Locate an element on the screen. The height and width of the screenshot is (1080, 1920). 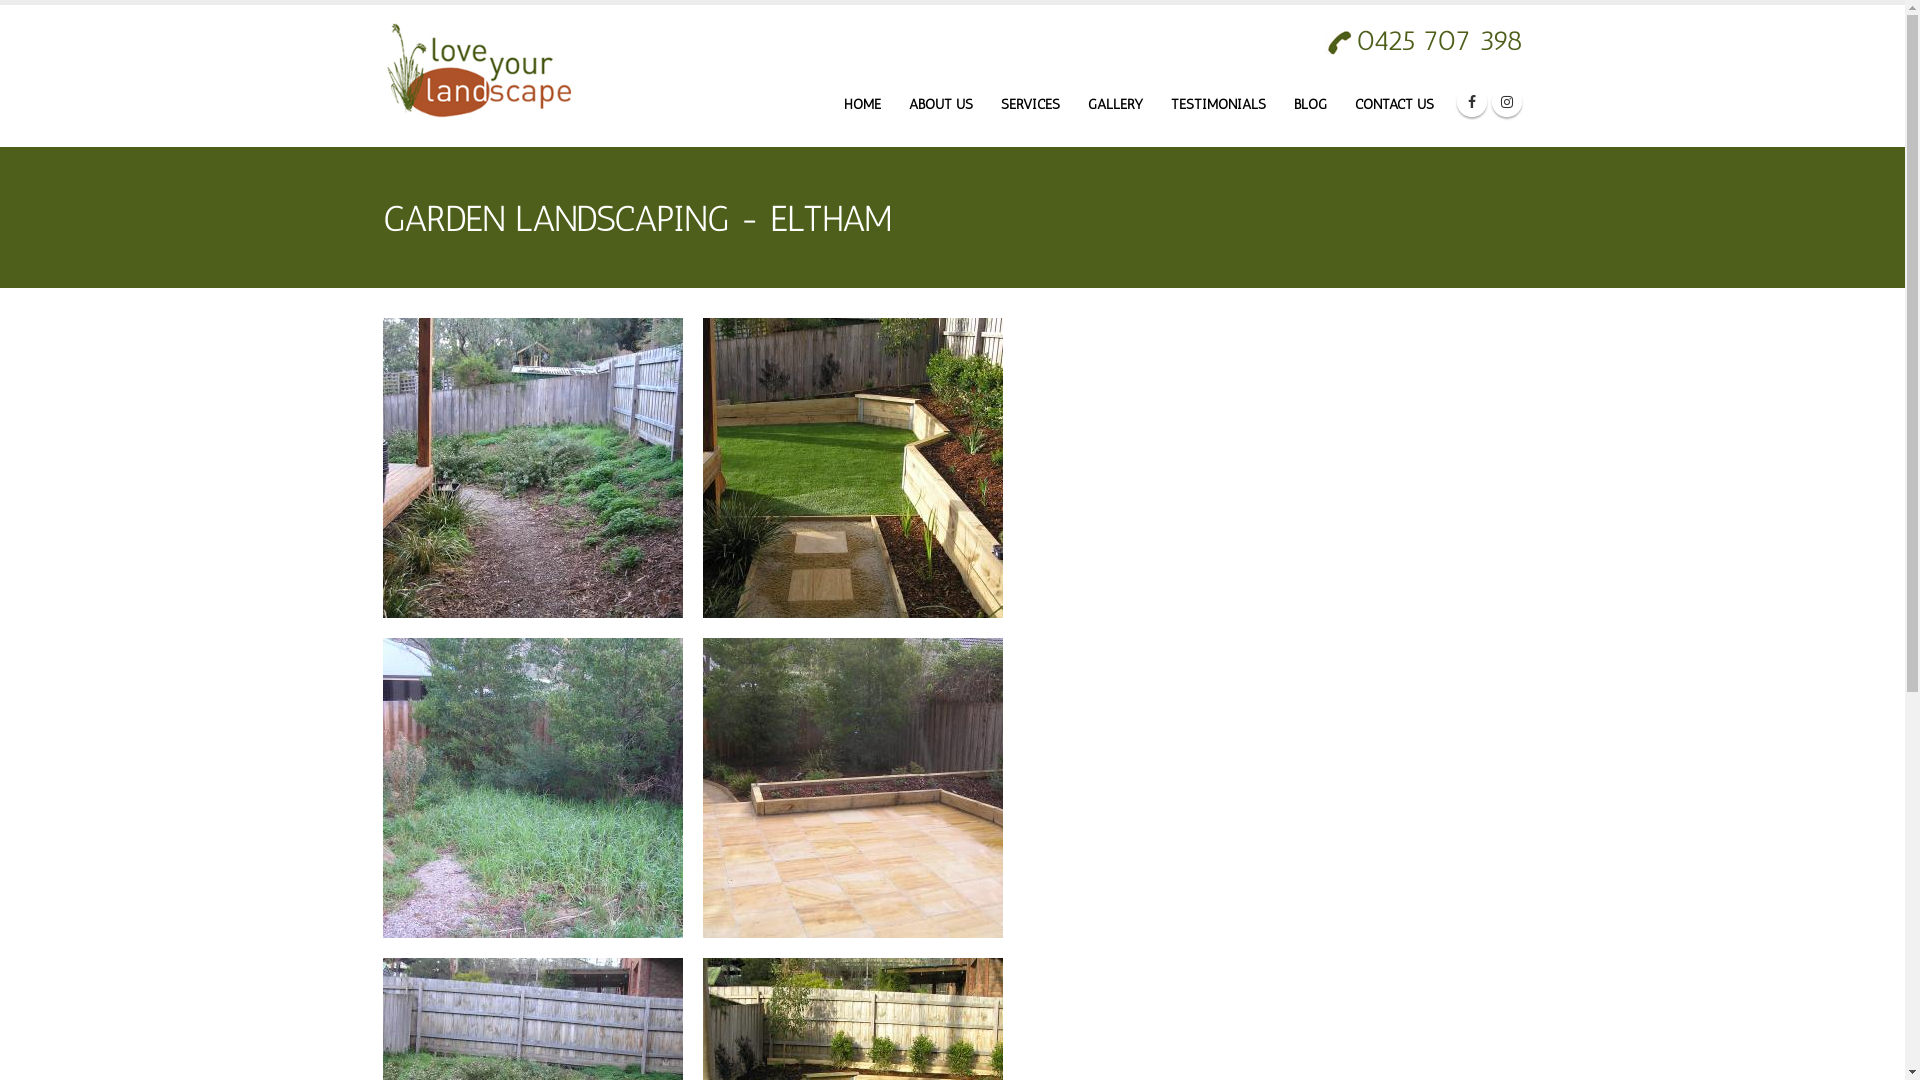
'TESTIMONIALS' is located at coordinates (1217, 104).